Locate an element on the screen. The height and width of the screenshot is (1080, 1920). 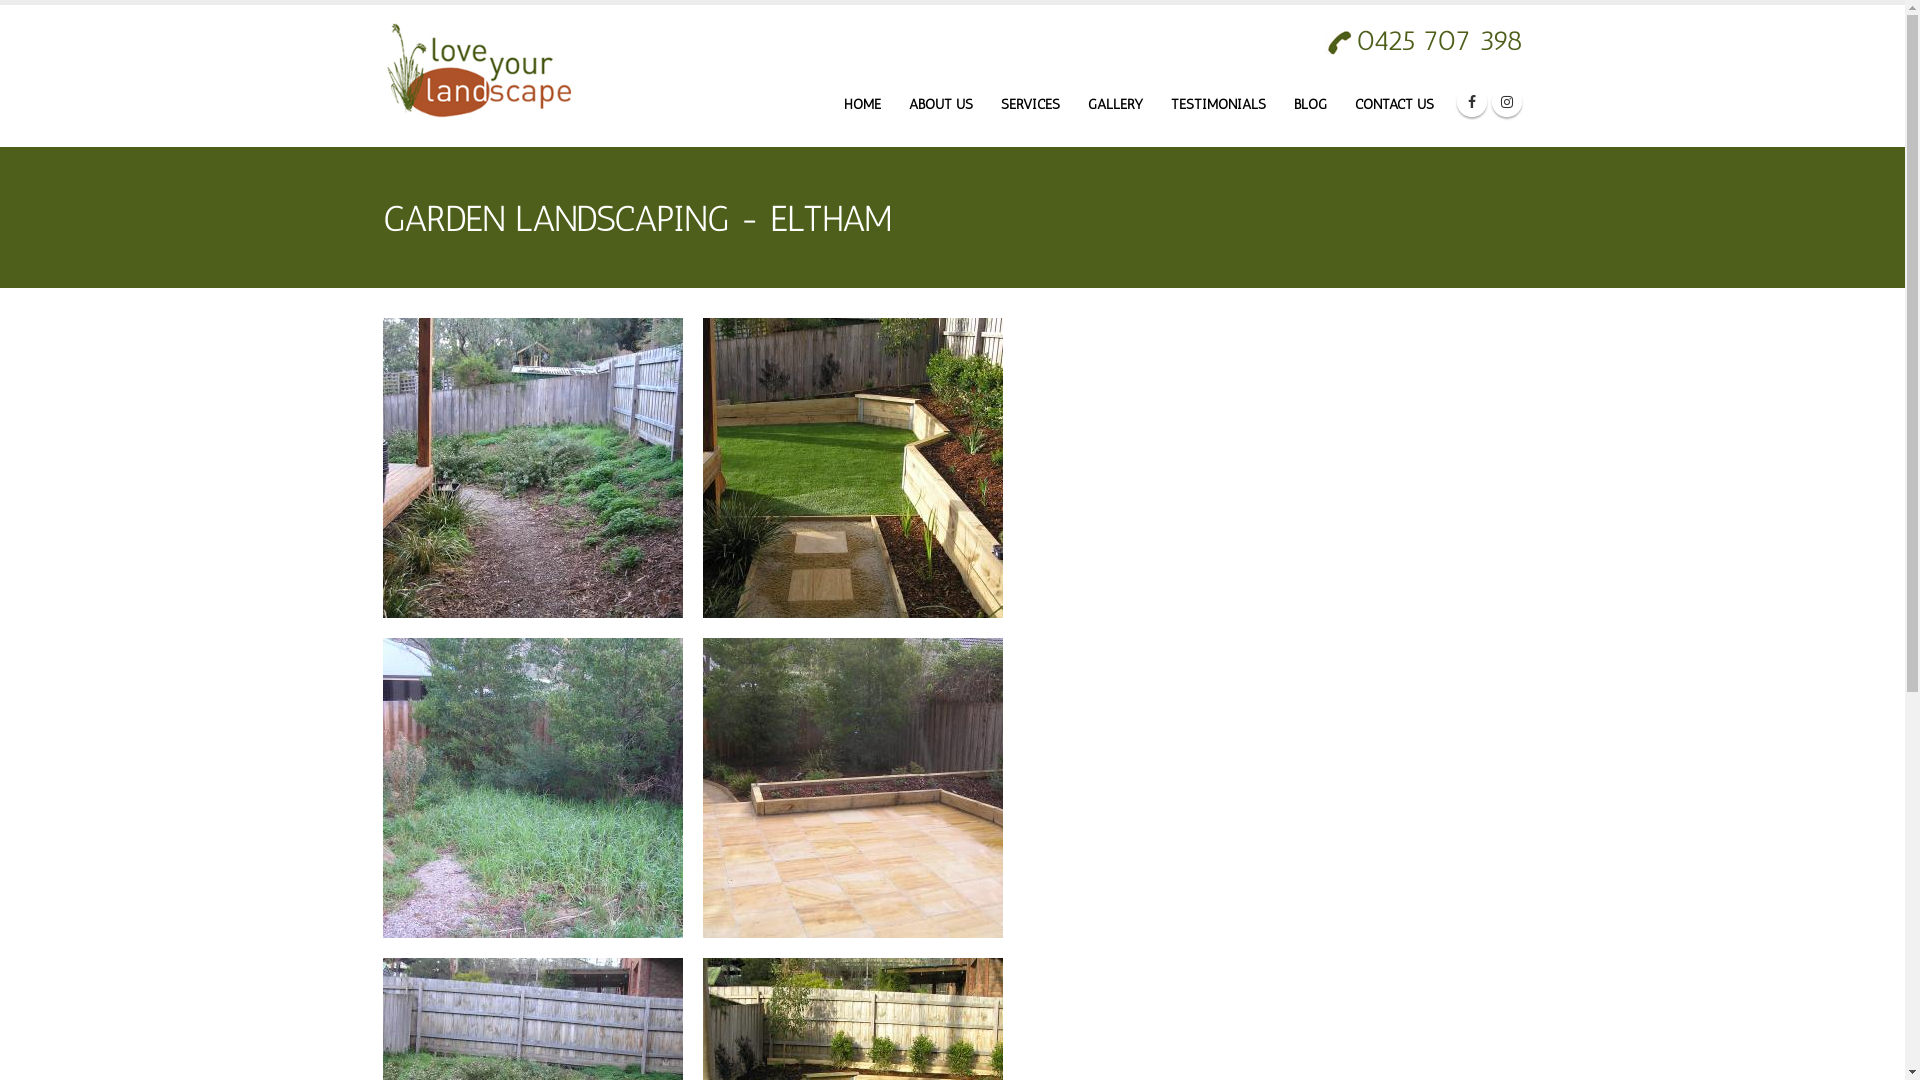
'TESTIMONIALS' is located at coordinates (1217, 104).